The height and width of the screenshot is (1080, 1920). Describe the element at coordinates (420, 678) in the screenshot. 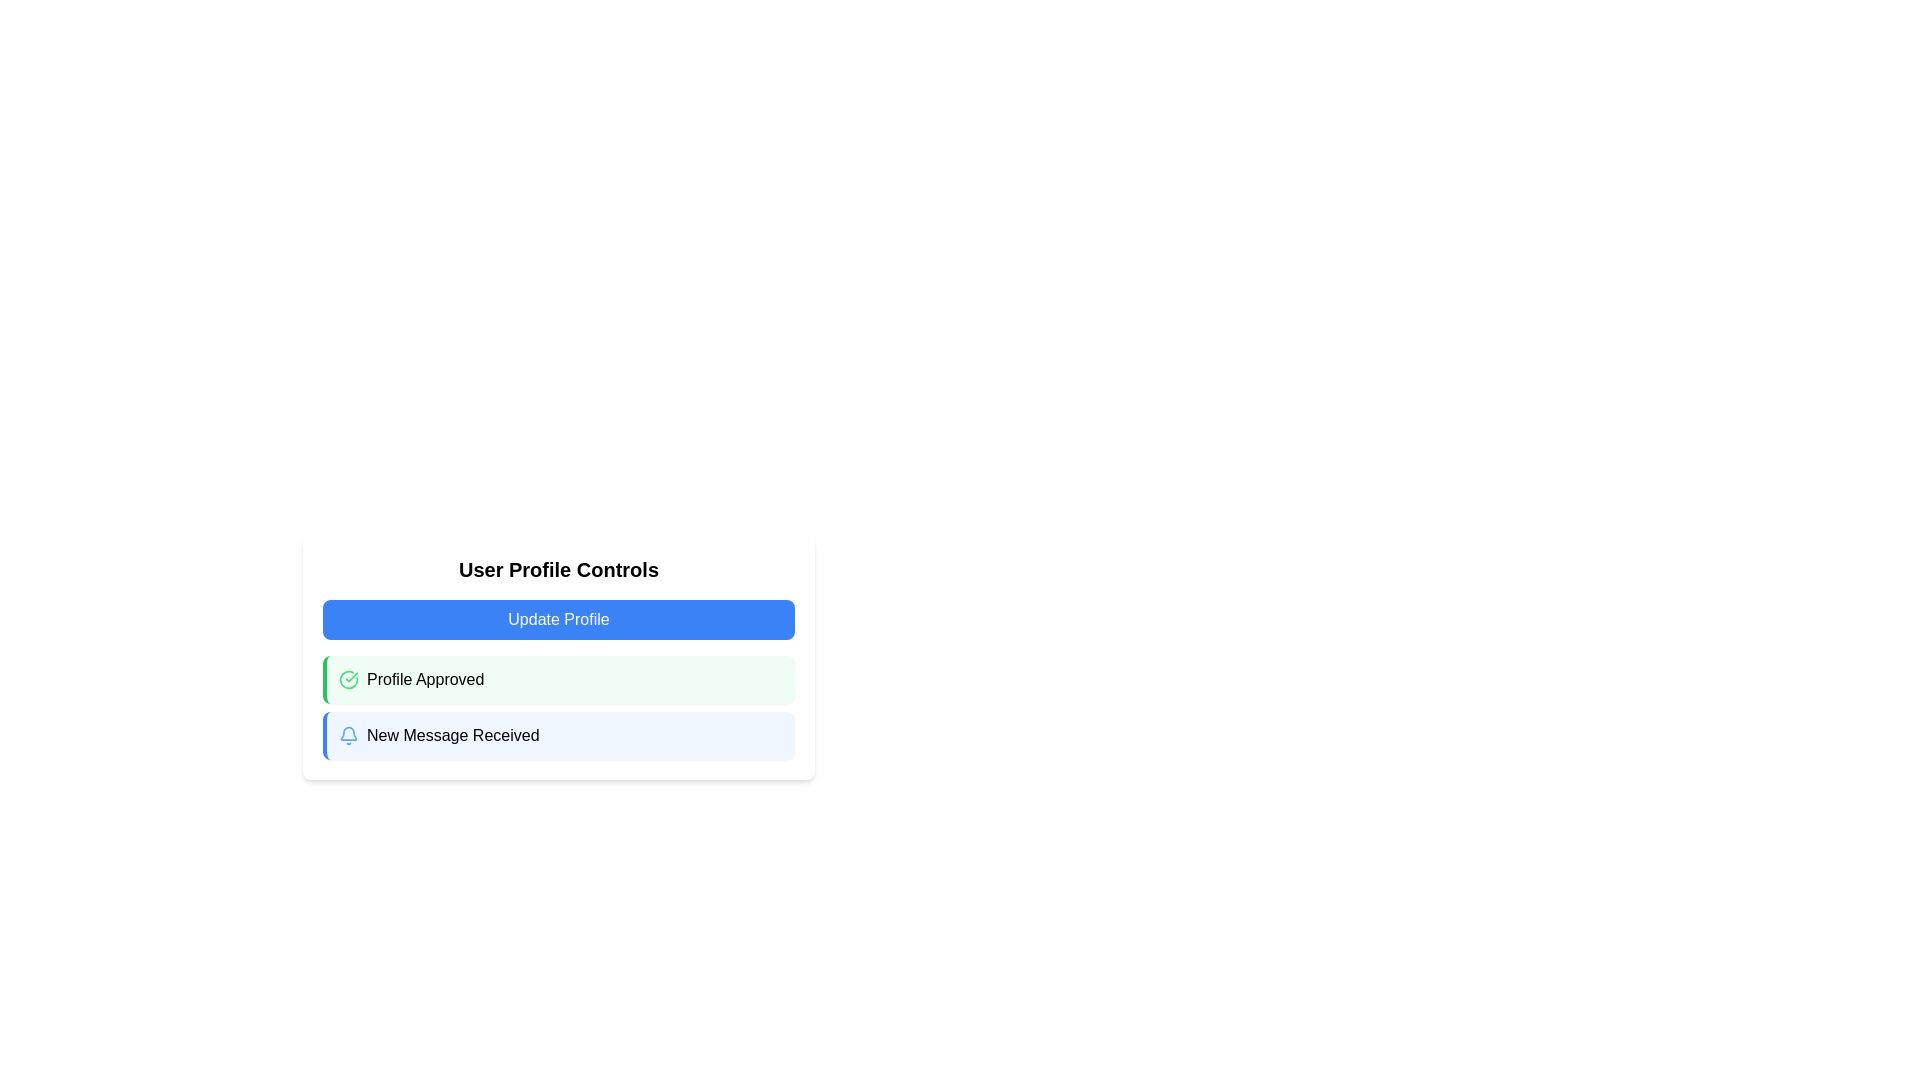

I see `the informational static text label that indicates the user's profile has been approved, positioned within the notification box under 'User Profile Controls'` at that location.